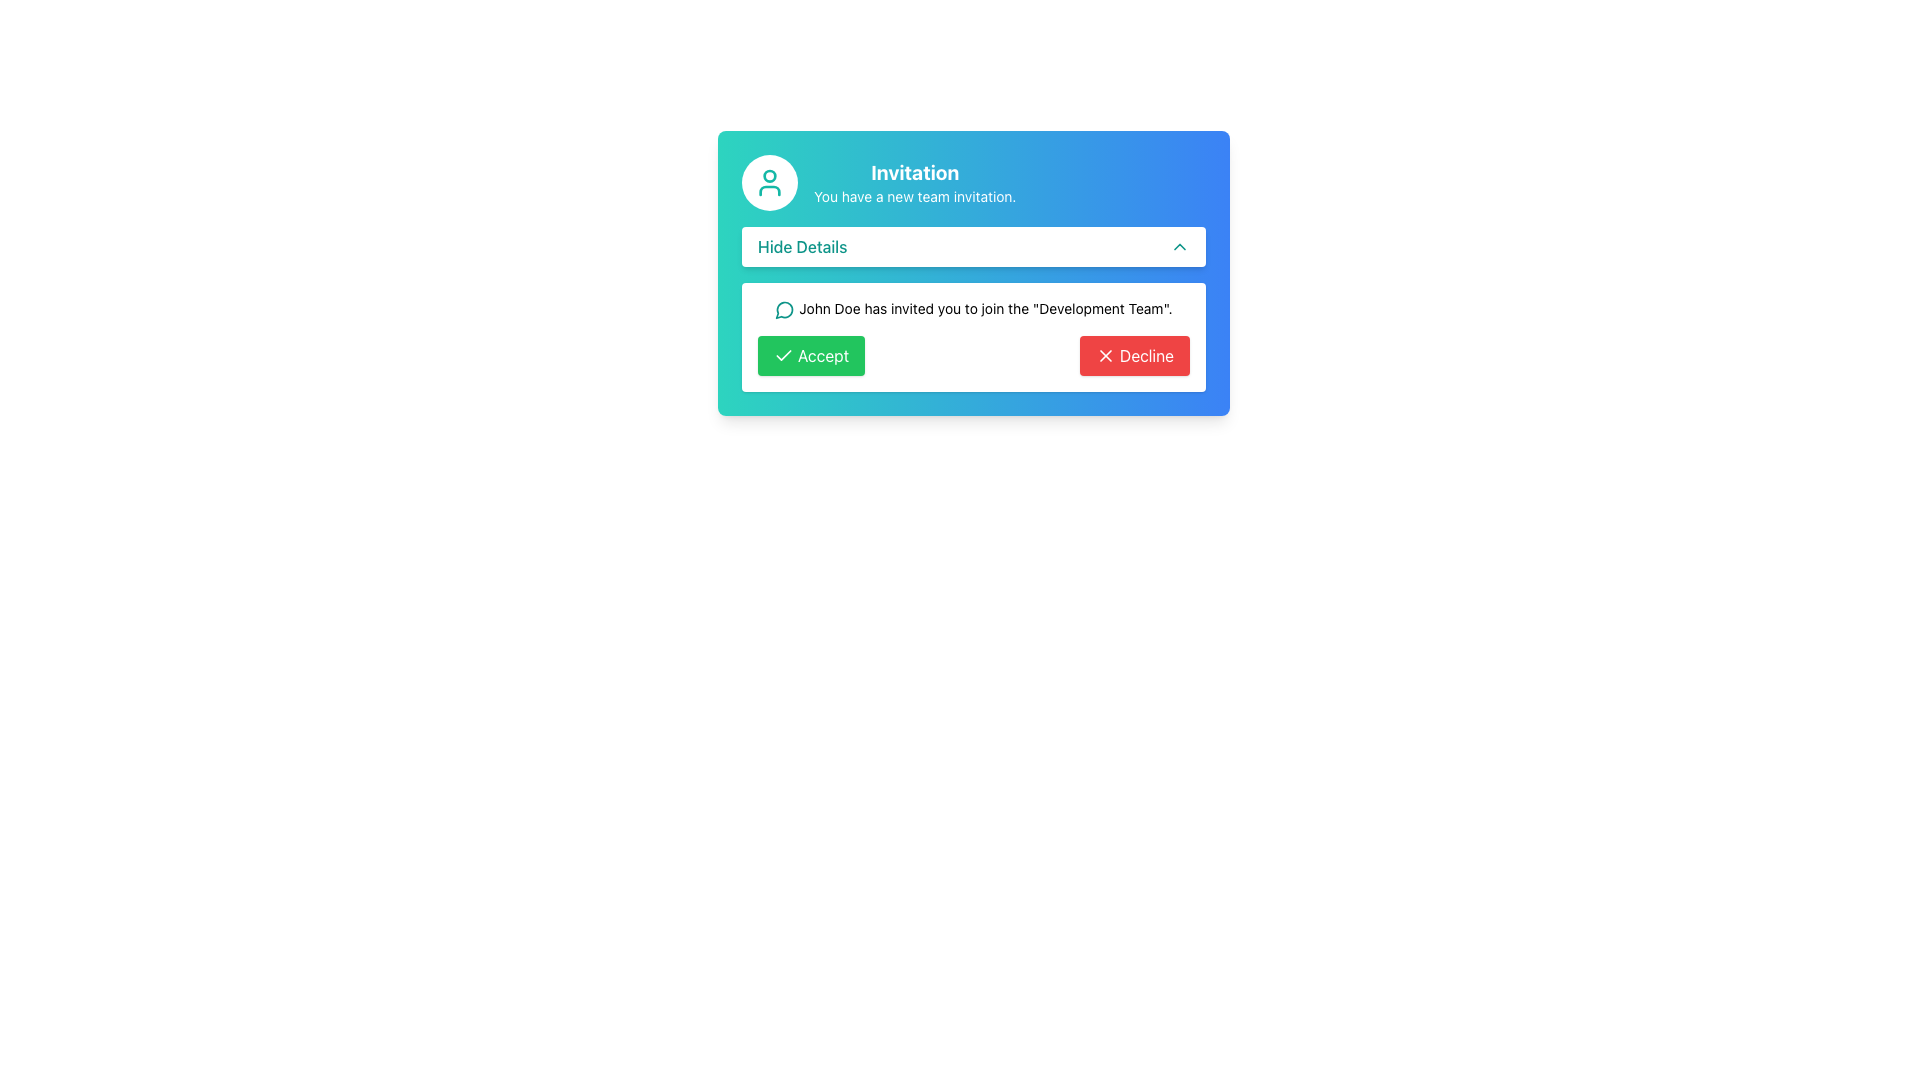 The width and height of the screenshot is (1920, 1080). Describe the element at coordinates (783, 310) in the screenshot. I see `the icon located to the left of the invitation text stating 'John Doe has invited you to join the Development Team'` at that location.